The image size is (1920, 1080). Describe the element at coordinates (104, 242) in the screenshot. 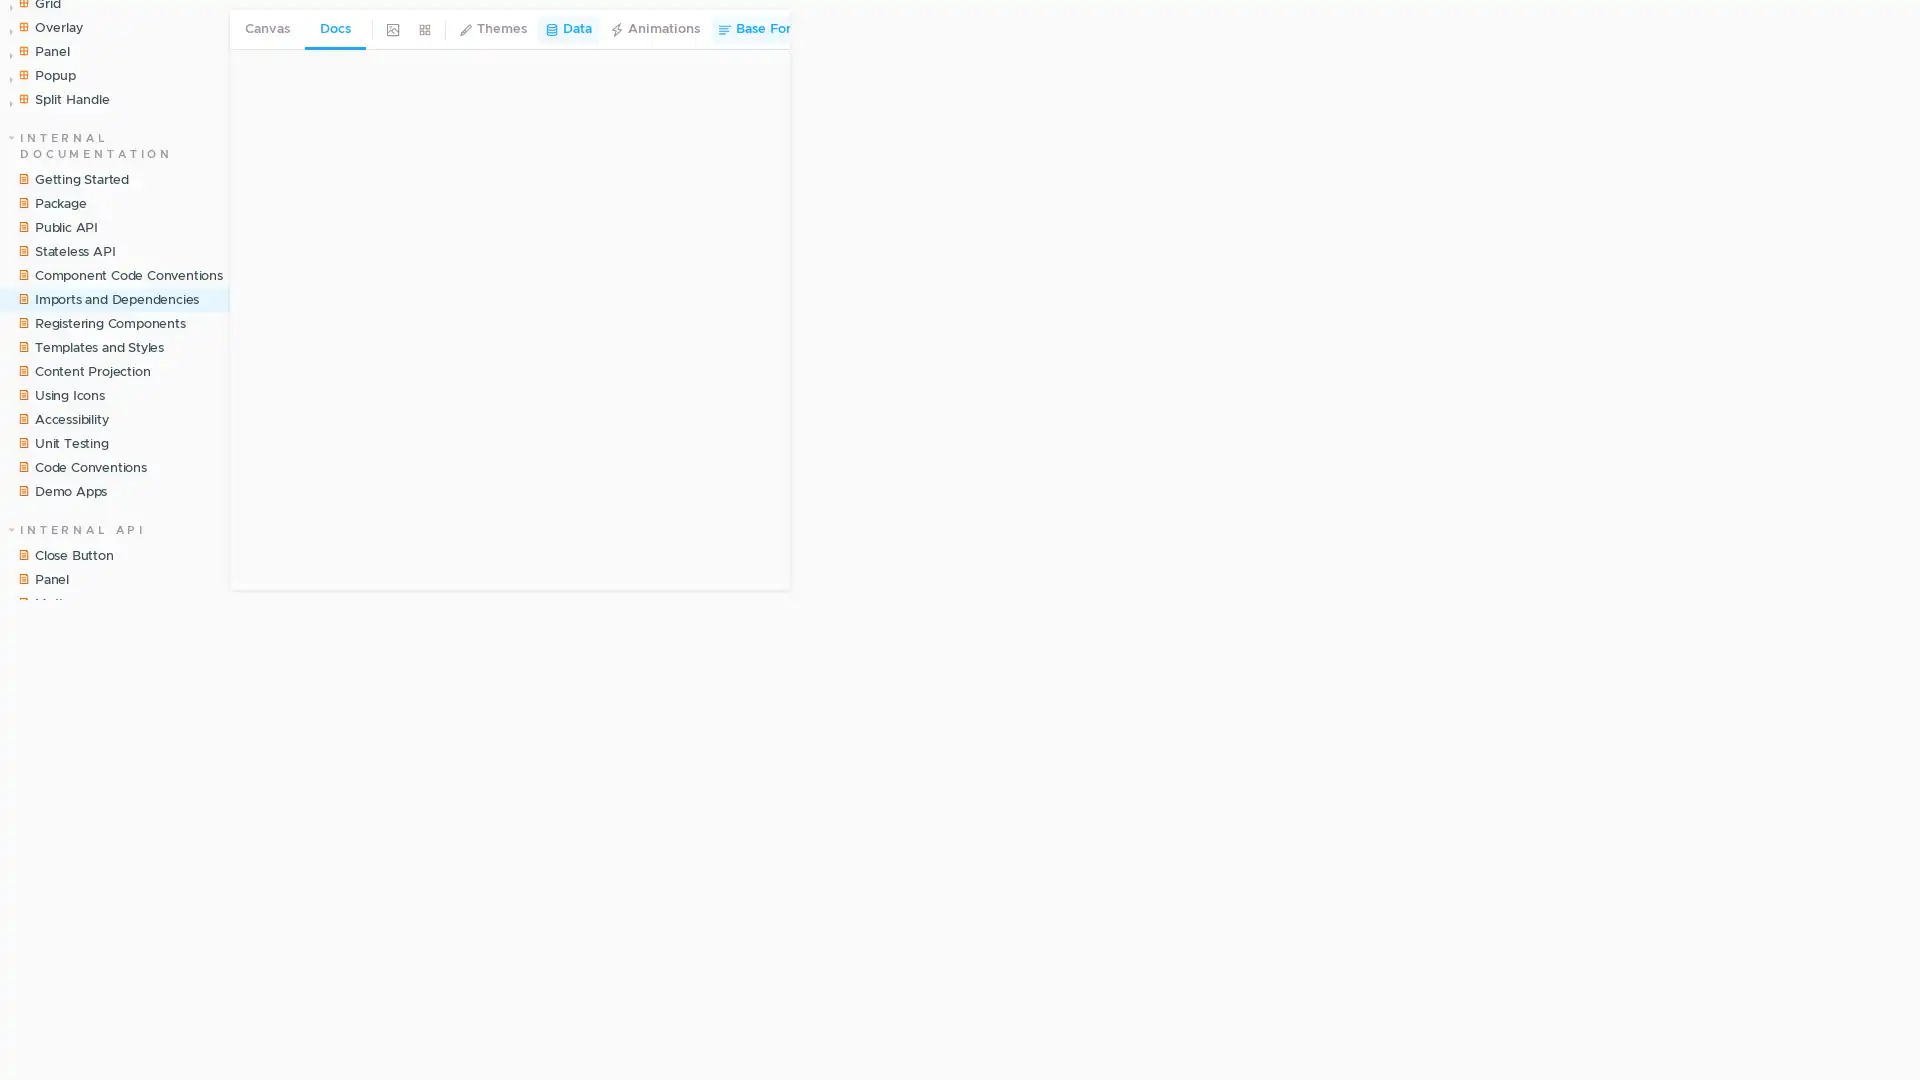

I see `INTERNAL DOCUMENTATION` at that location.